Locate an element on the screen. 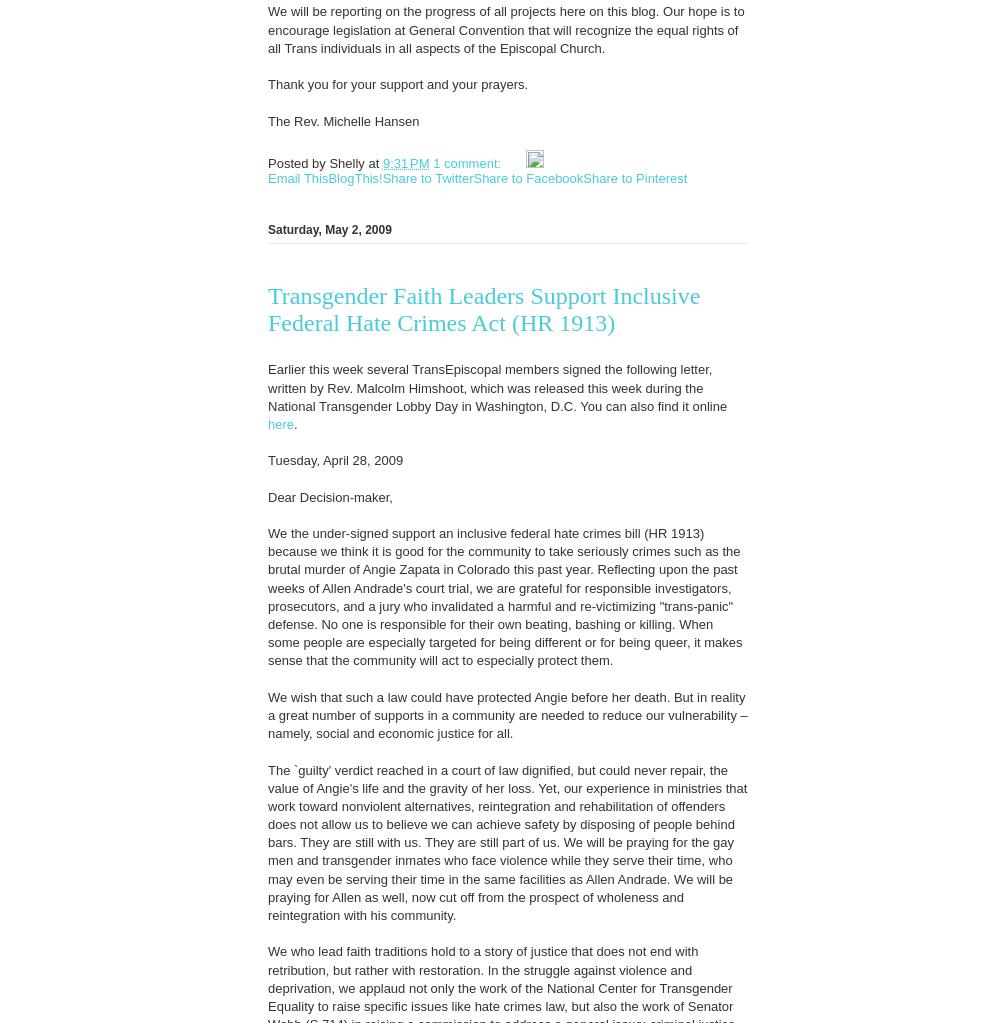 This screenshot has width=1008, height=1023. 'We wish that such a law could have protected Angie before her death. But in reality a great number of supports in a community are needed to reduce our vulnerability – namely, social and economic justice for all.' is located at coordinates (507, 714).